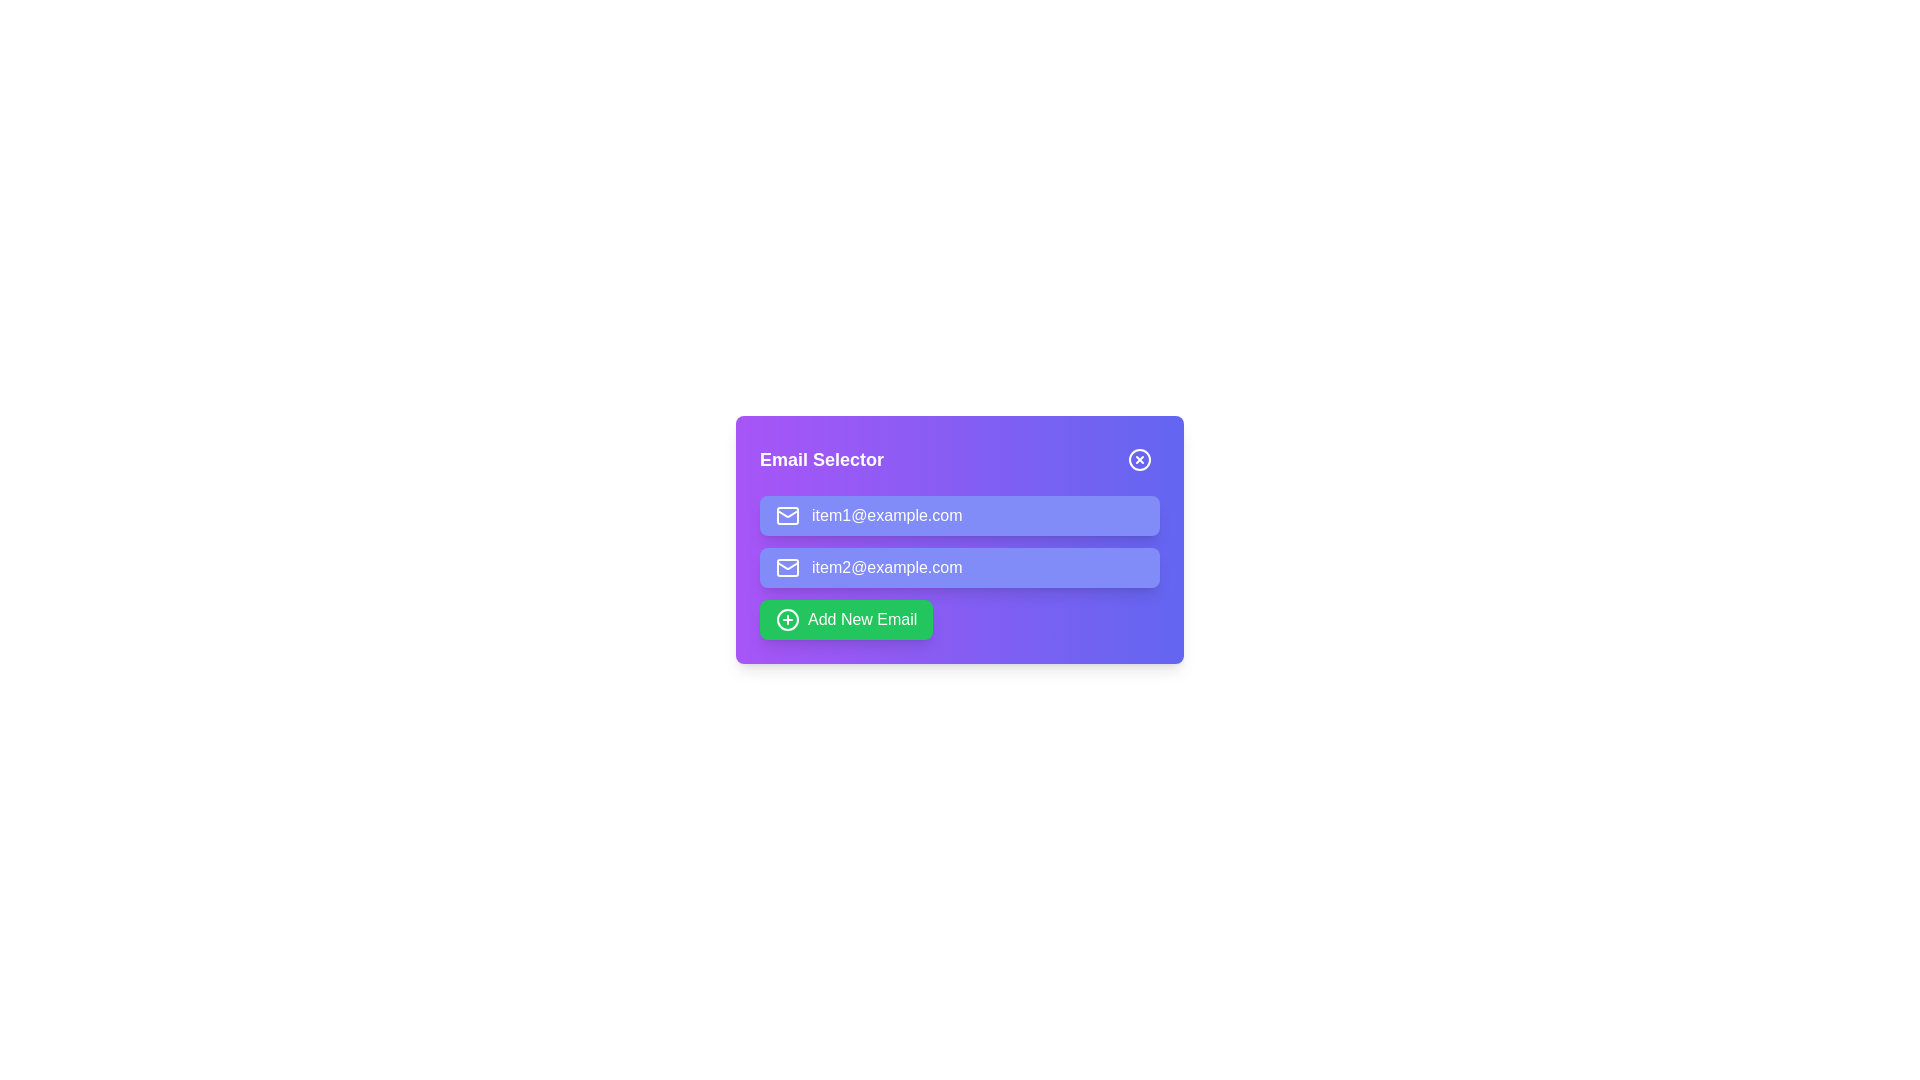  Describe the element at coordinates (1140, 459) in the screenshot. I see `the close button of the dialog to close it` at that location.